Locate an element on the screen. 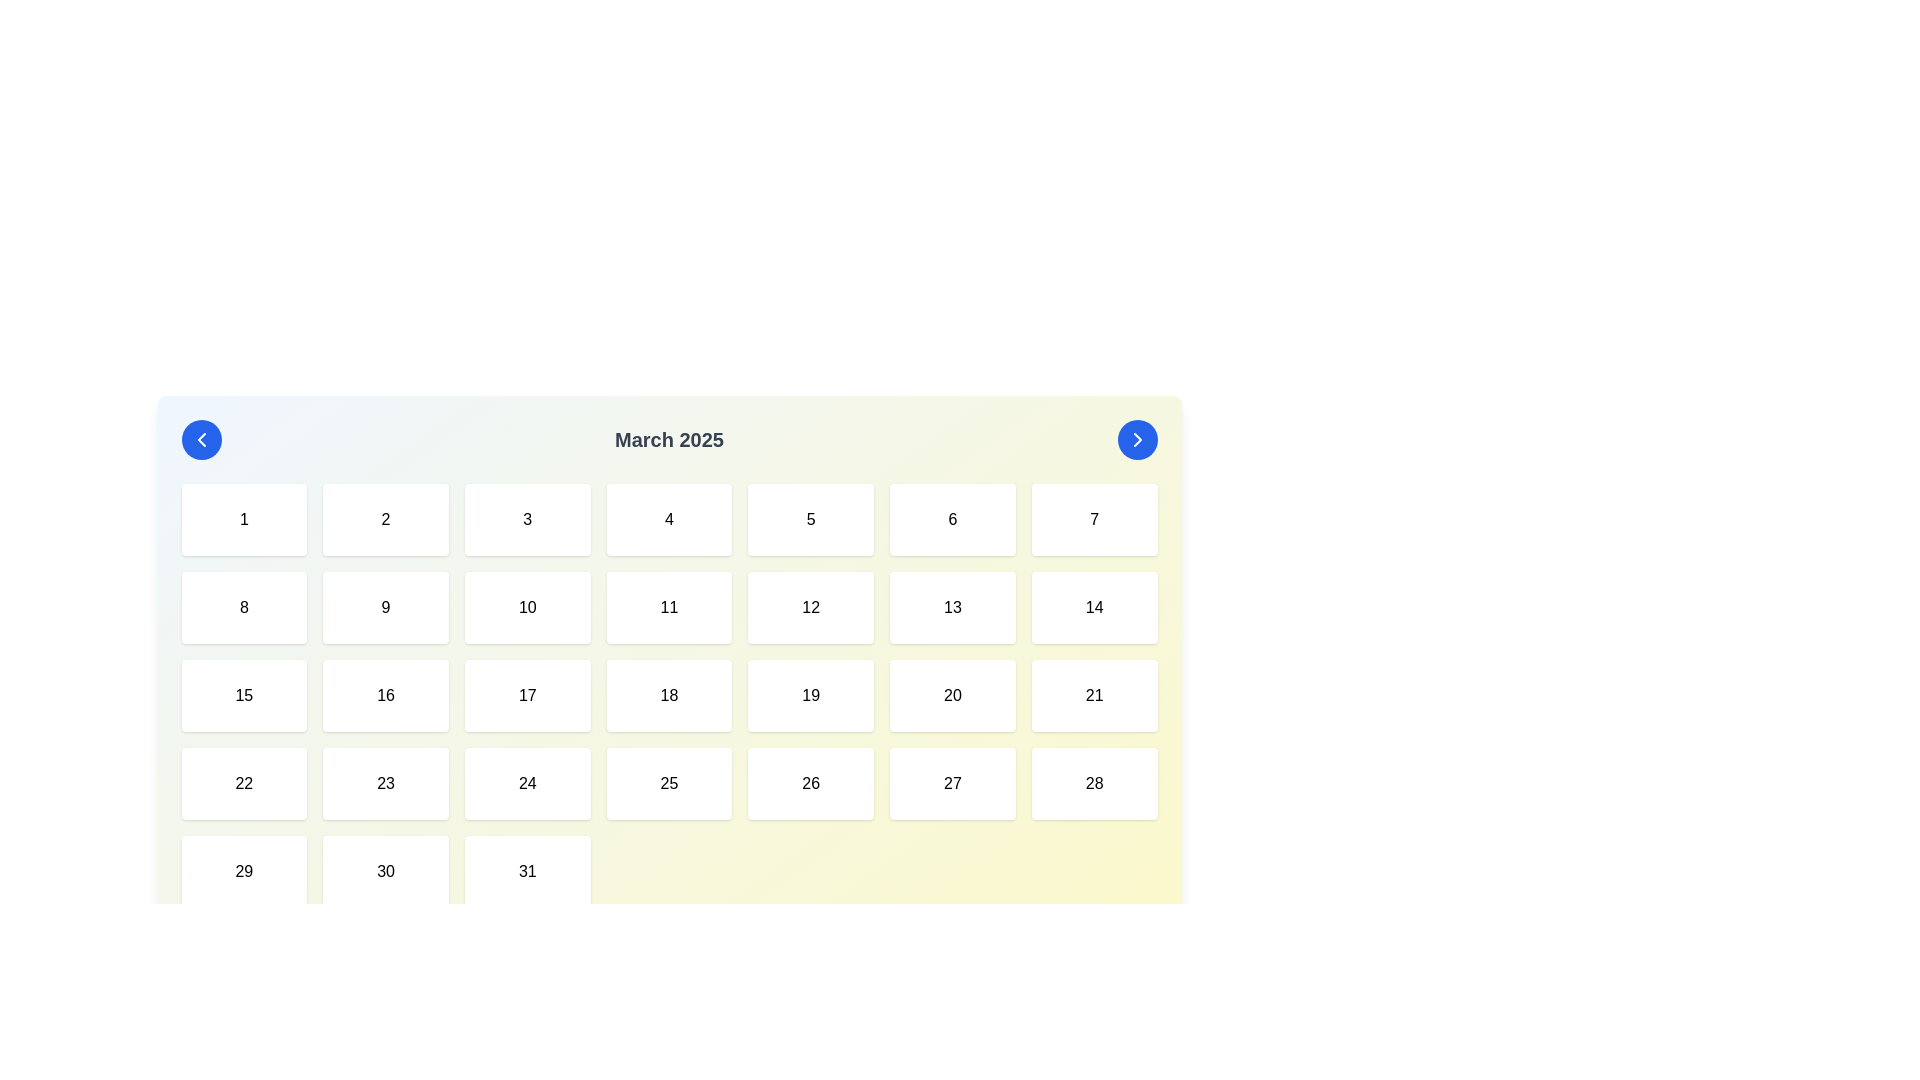 This screenshot has height=1080, width=1920. the interactive calendar day box containing the numeral '19' is located at coordinates (811, 694).